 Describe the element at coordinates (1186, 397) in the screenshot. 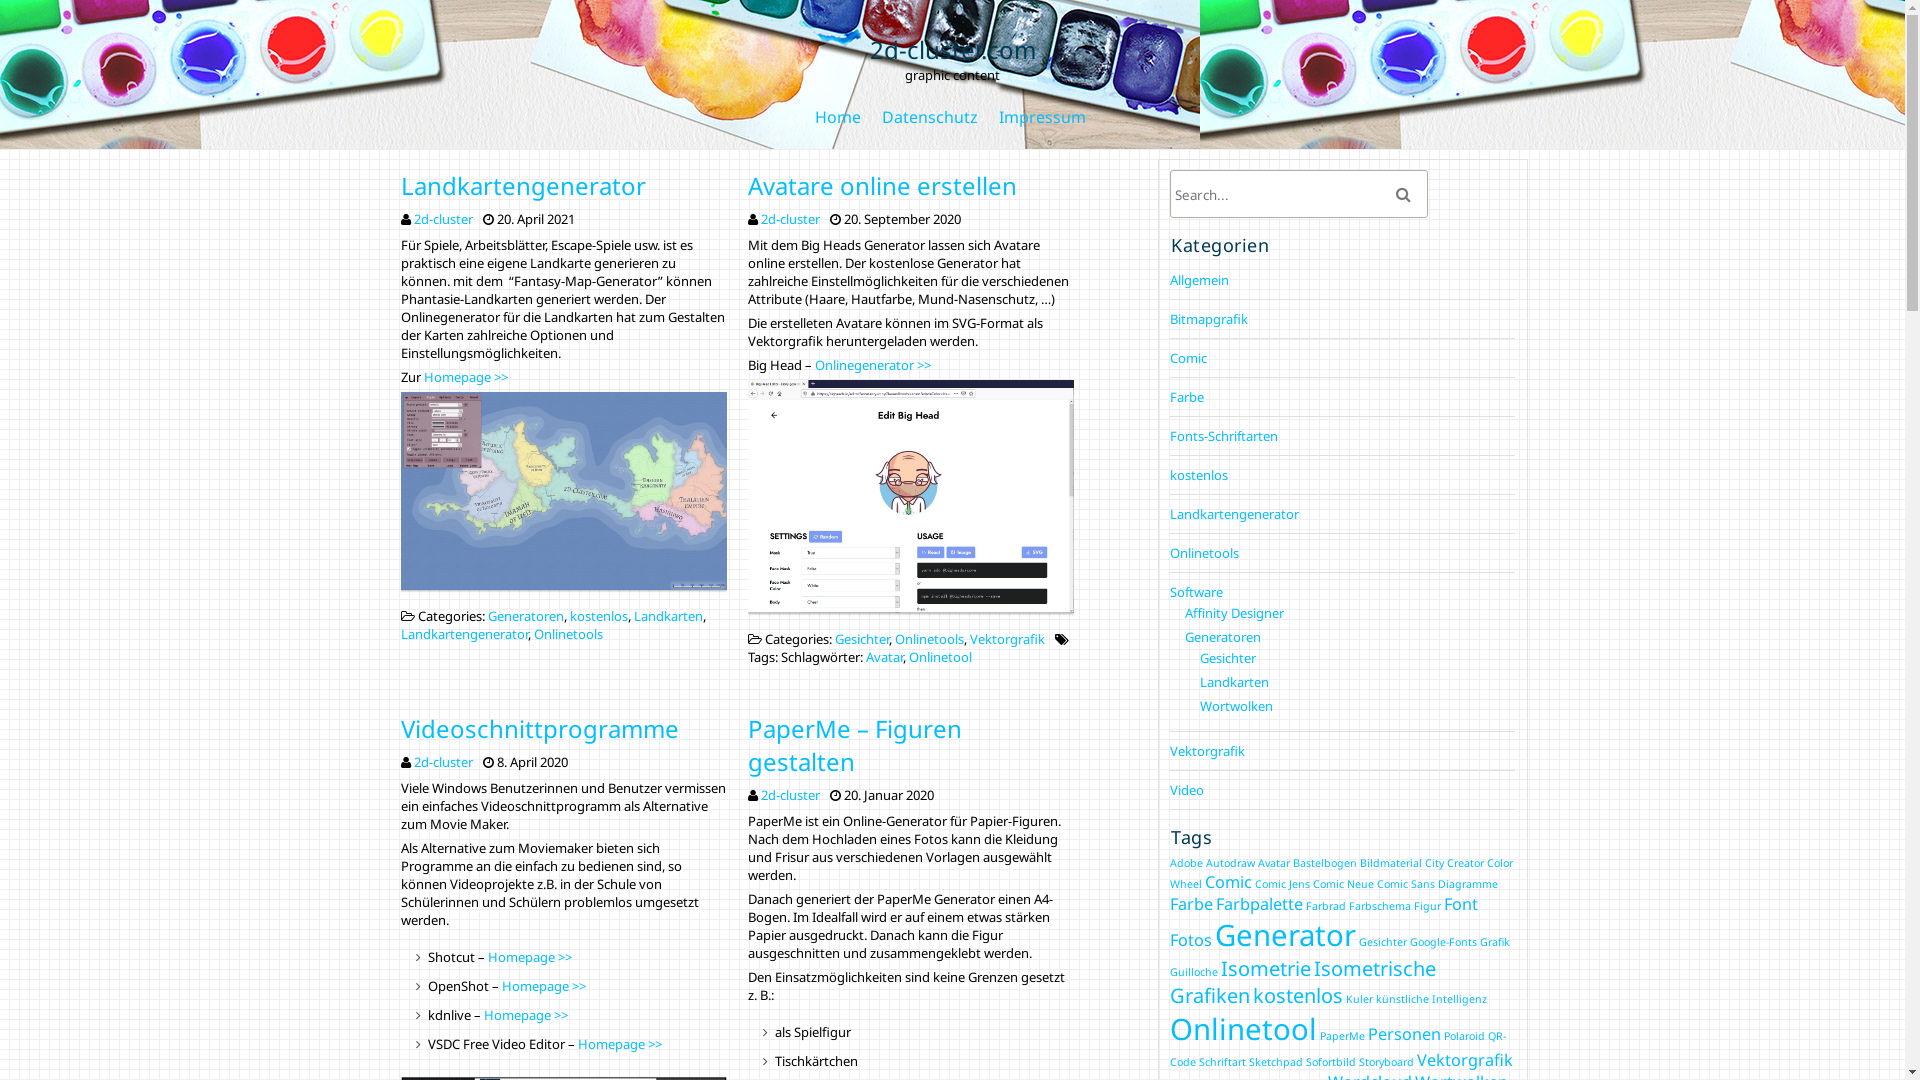

I see `'Farbe'` at that location.